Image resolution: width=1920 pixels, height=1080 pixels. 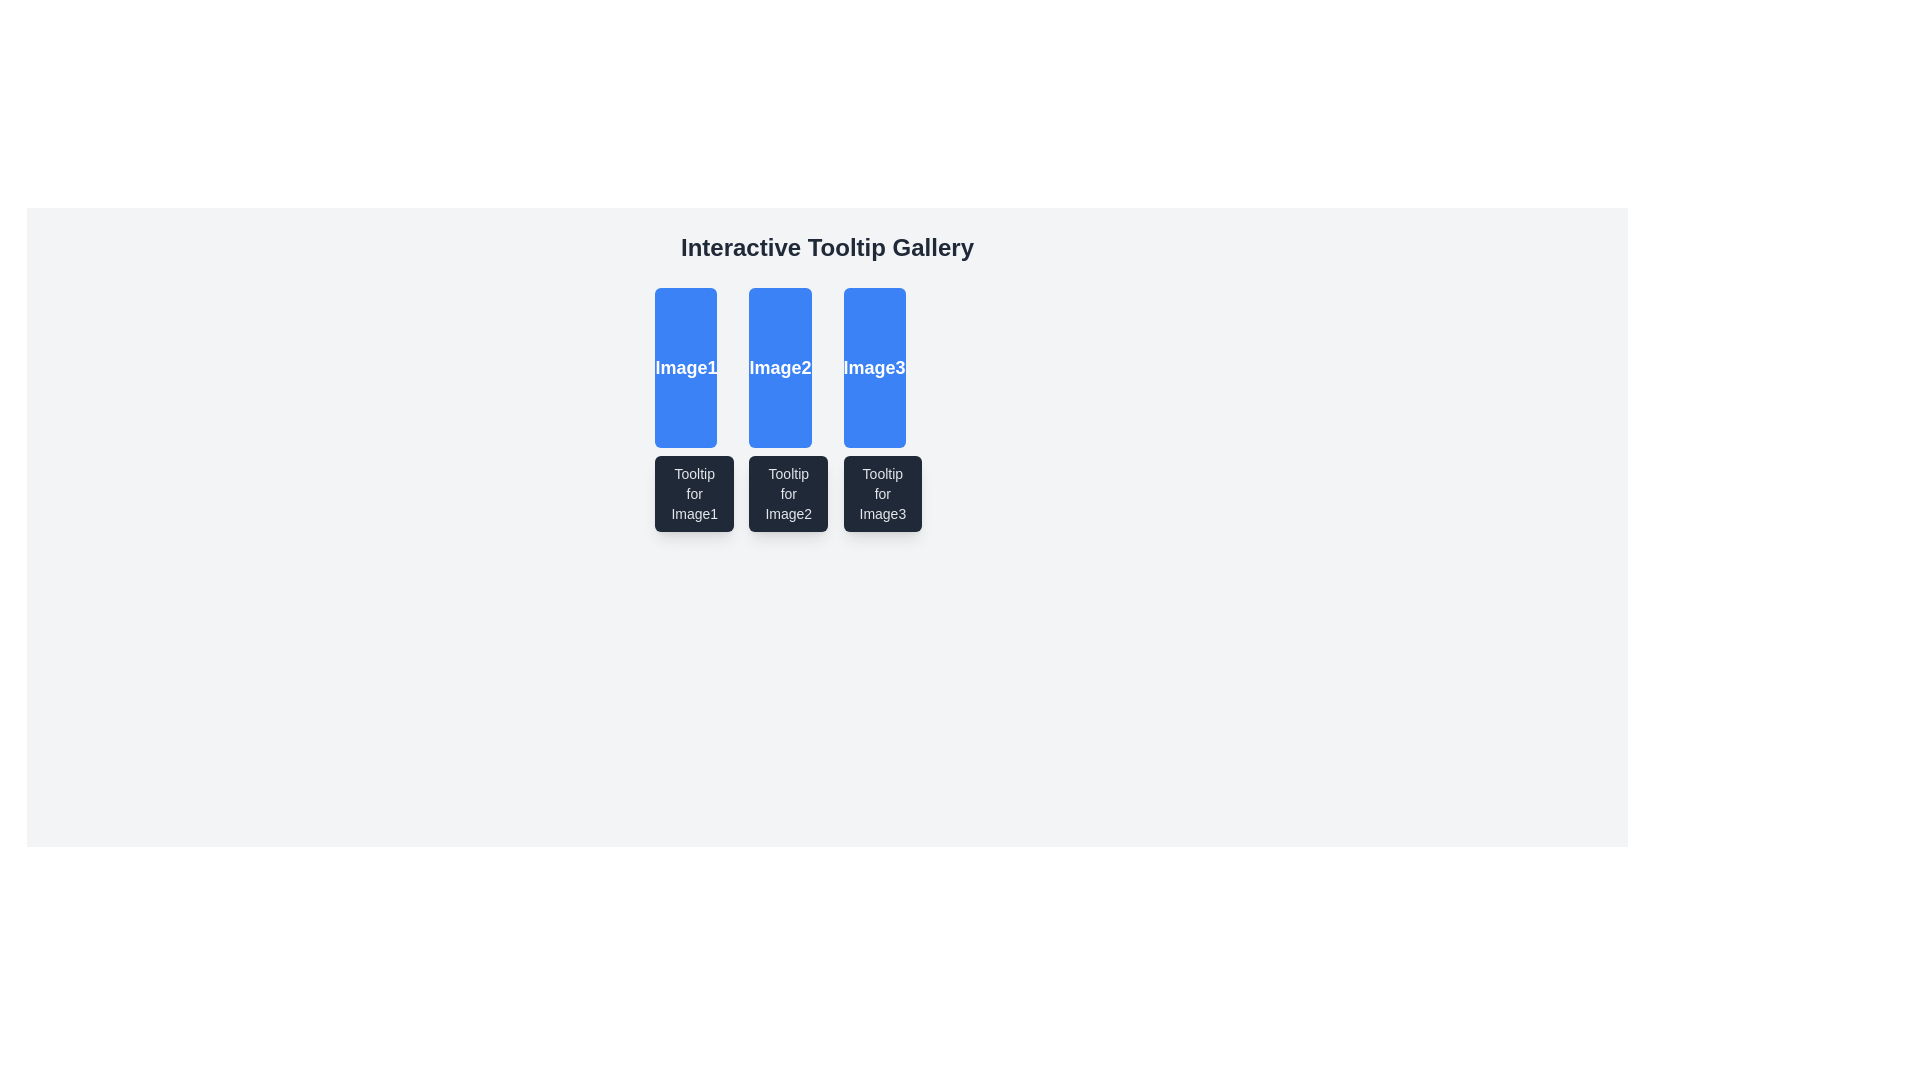 I want to click on the Image button labeled 'Image2' which has a blue background and is the second element in a three-column layout, so click(x=779, y=367).